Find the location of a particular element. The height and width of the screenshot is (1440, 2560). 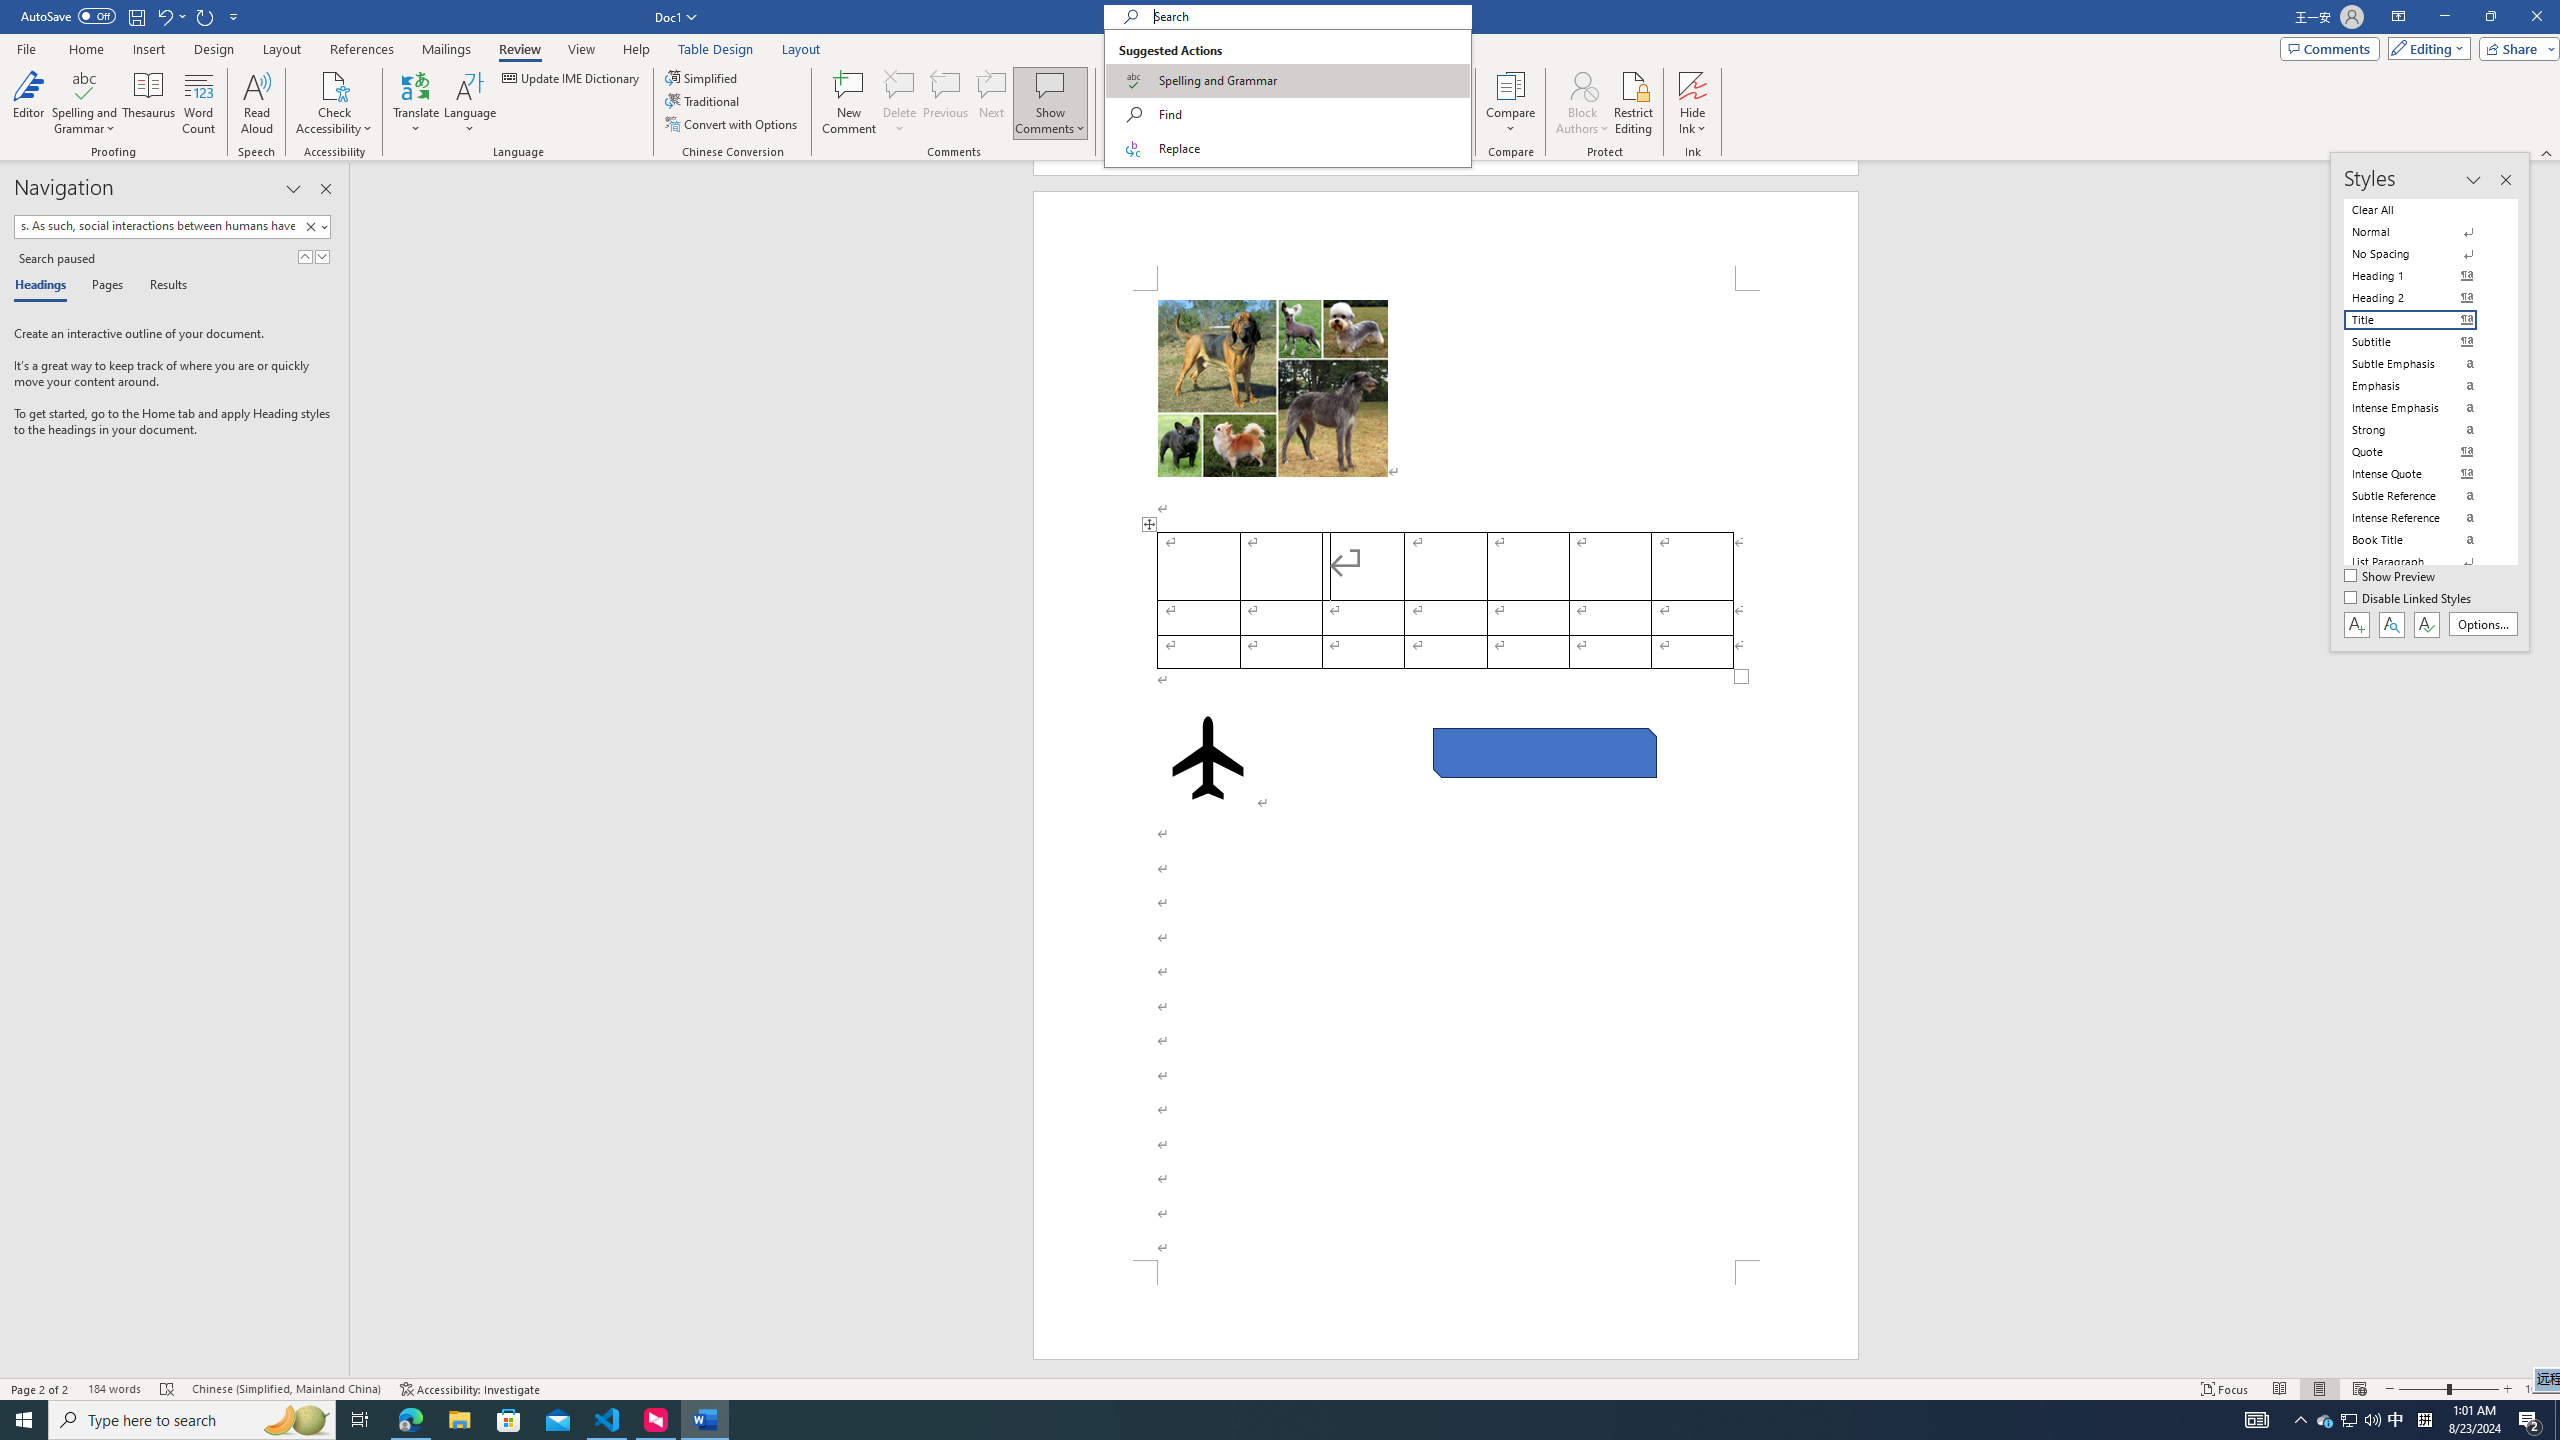

'Close' is located at coordinates (2535, 16).